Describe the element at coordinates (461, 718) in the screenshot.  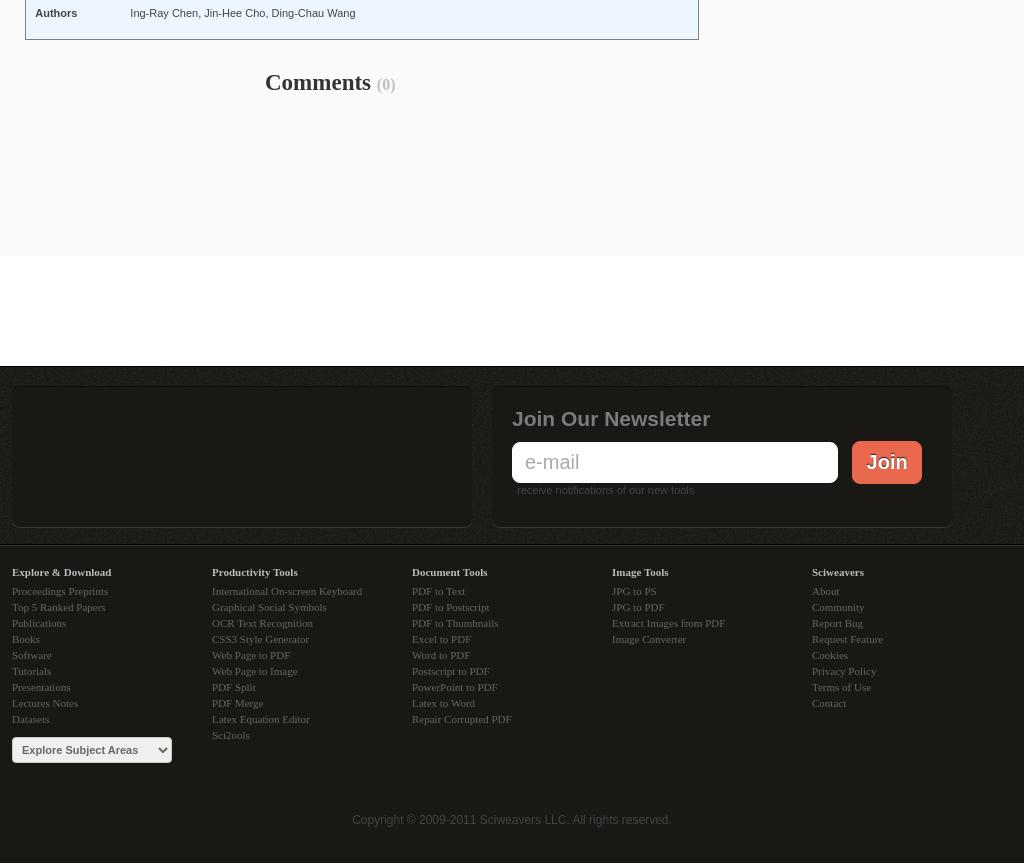
I see `'Repair Corrupted PDF'` at that location.